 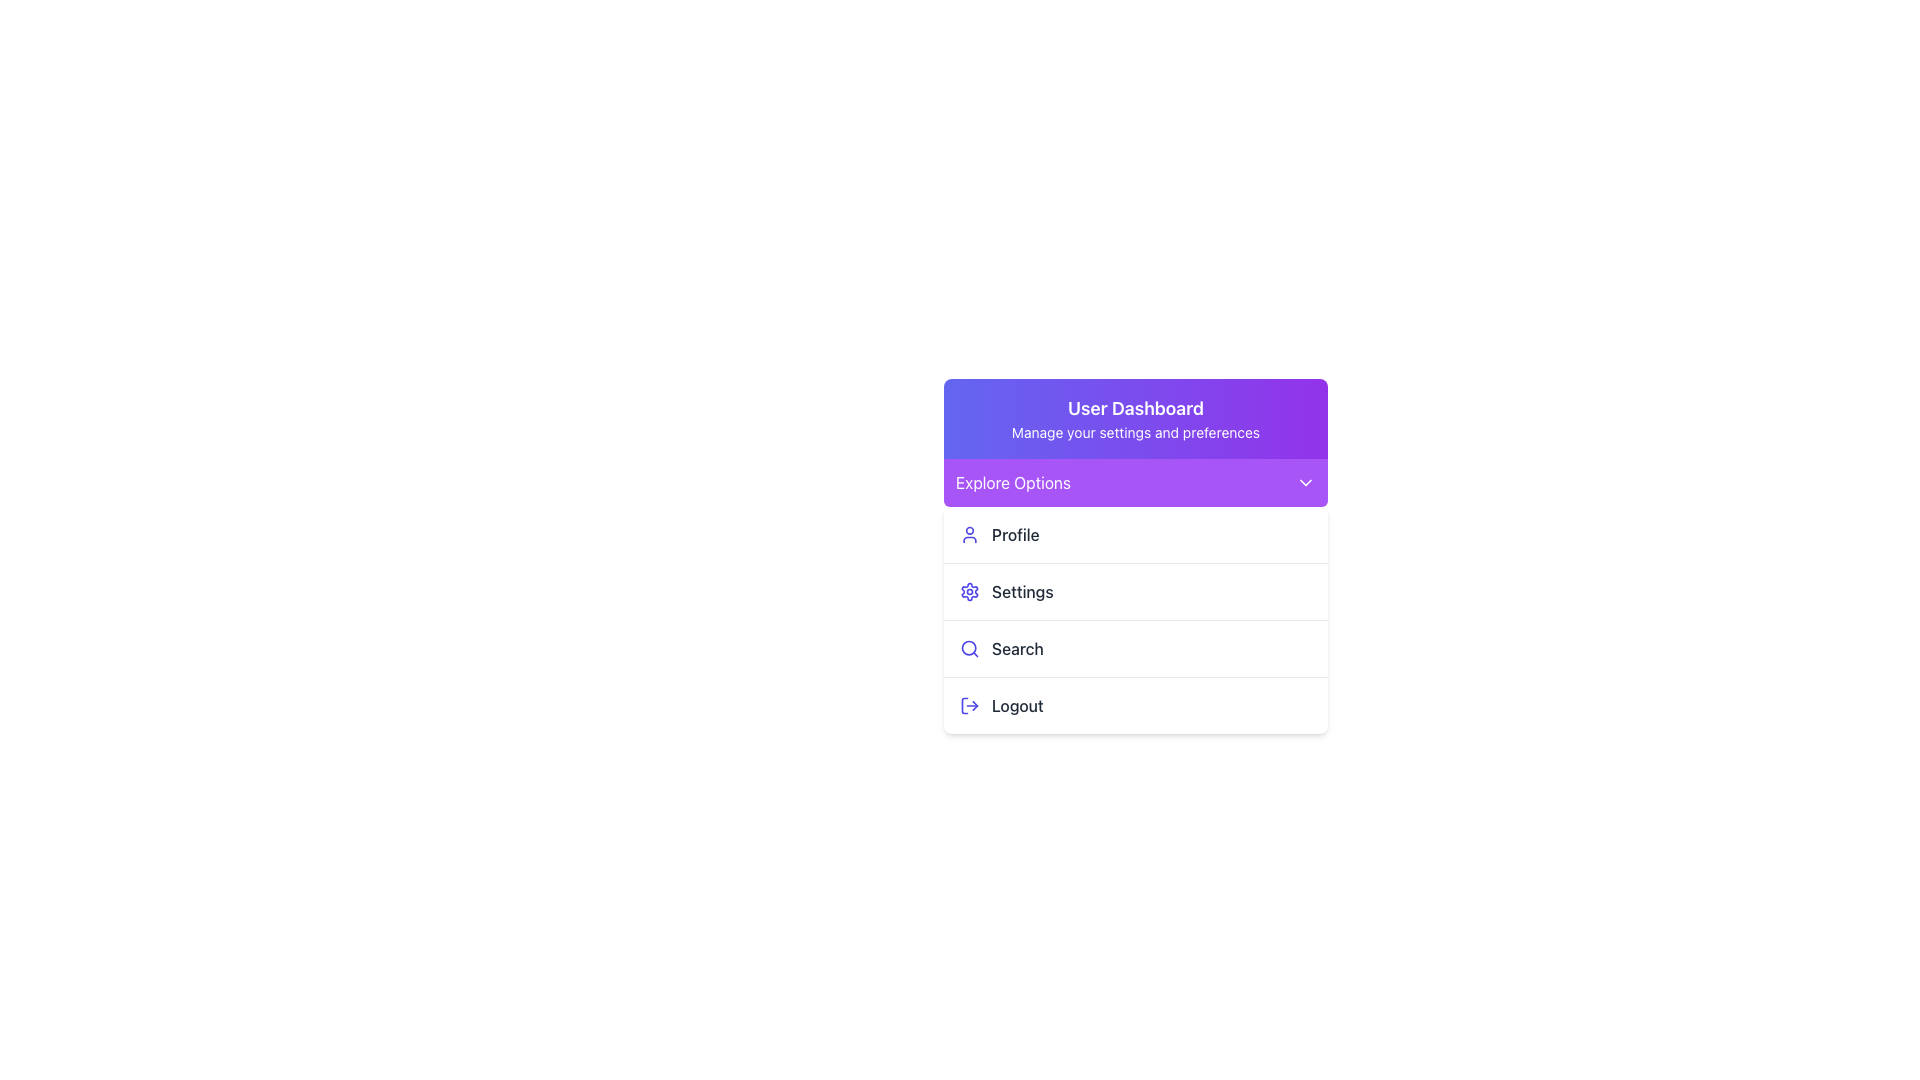 What do you see at coordinates (1305, 482) in the screenshot?
I see `the downward-pointing chevron icon located within the purple 'Explore Options' button` at bounding box center [1305, 482].